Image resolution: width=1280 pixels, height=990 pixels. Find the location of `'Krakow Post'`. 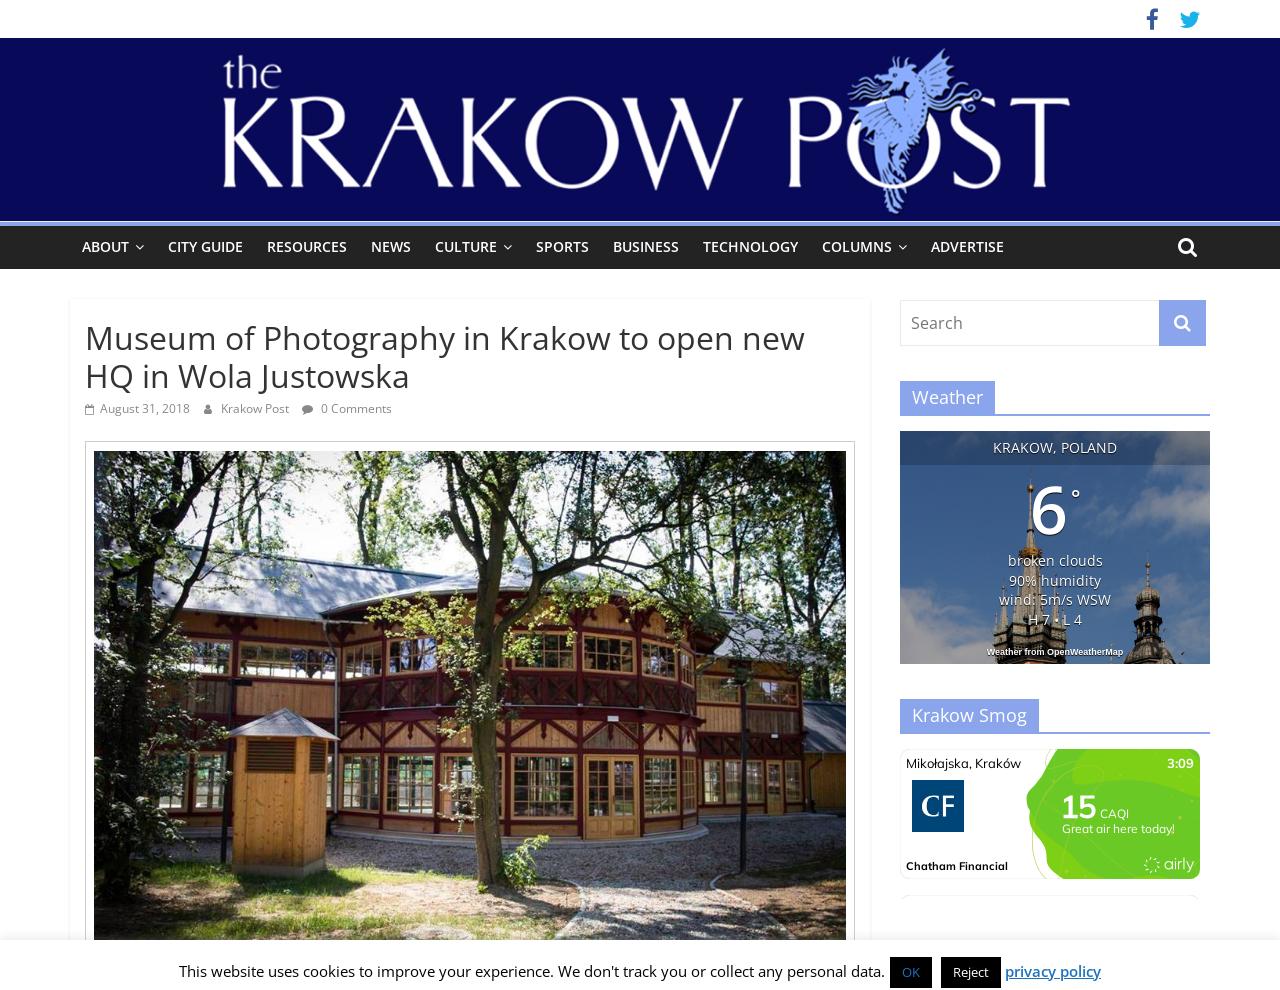

'Krakow Post' is located at coordinates (255, 407).